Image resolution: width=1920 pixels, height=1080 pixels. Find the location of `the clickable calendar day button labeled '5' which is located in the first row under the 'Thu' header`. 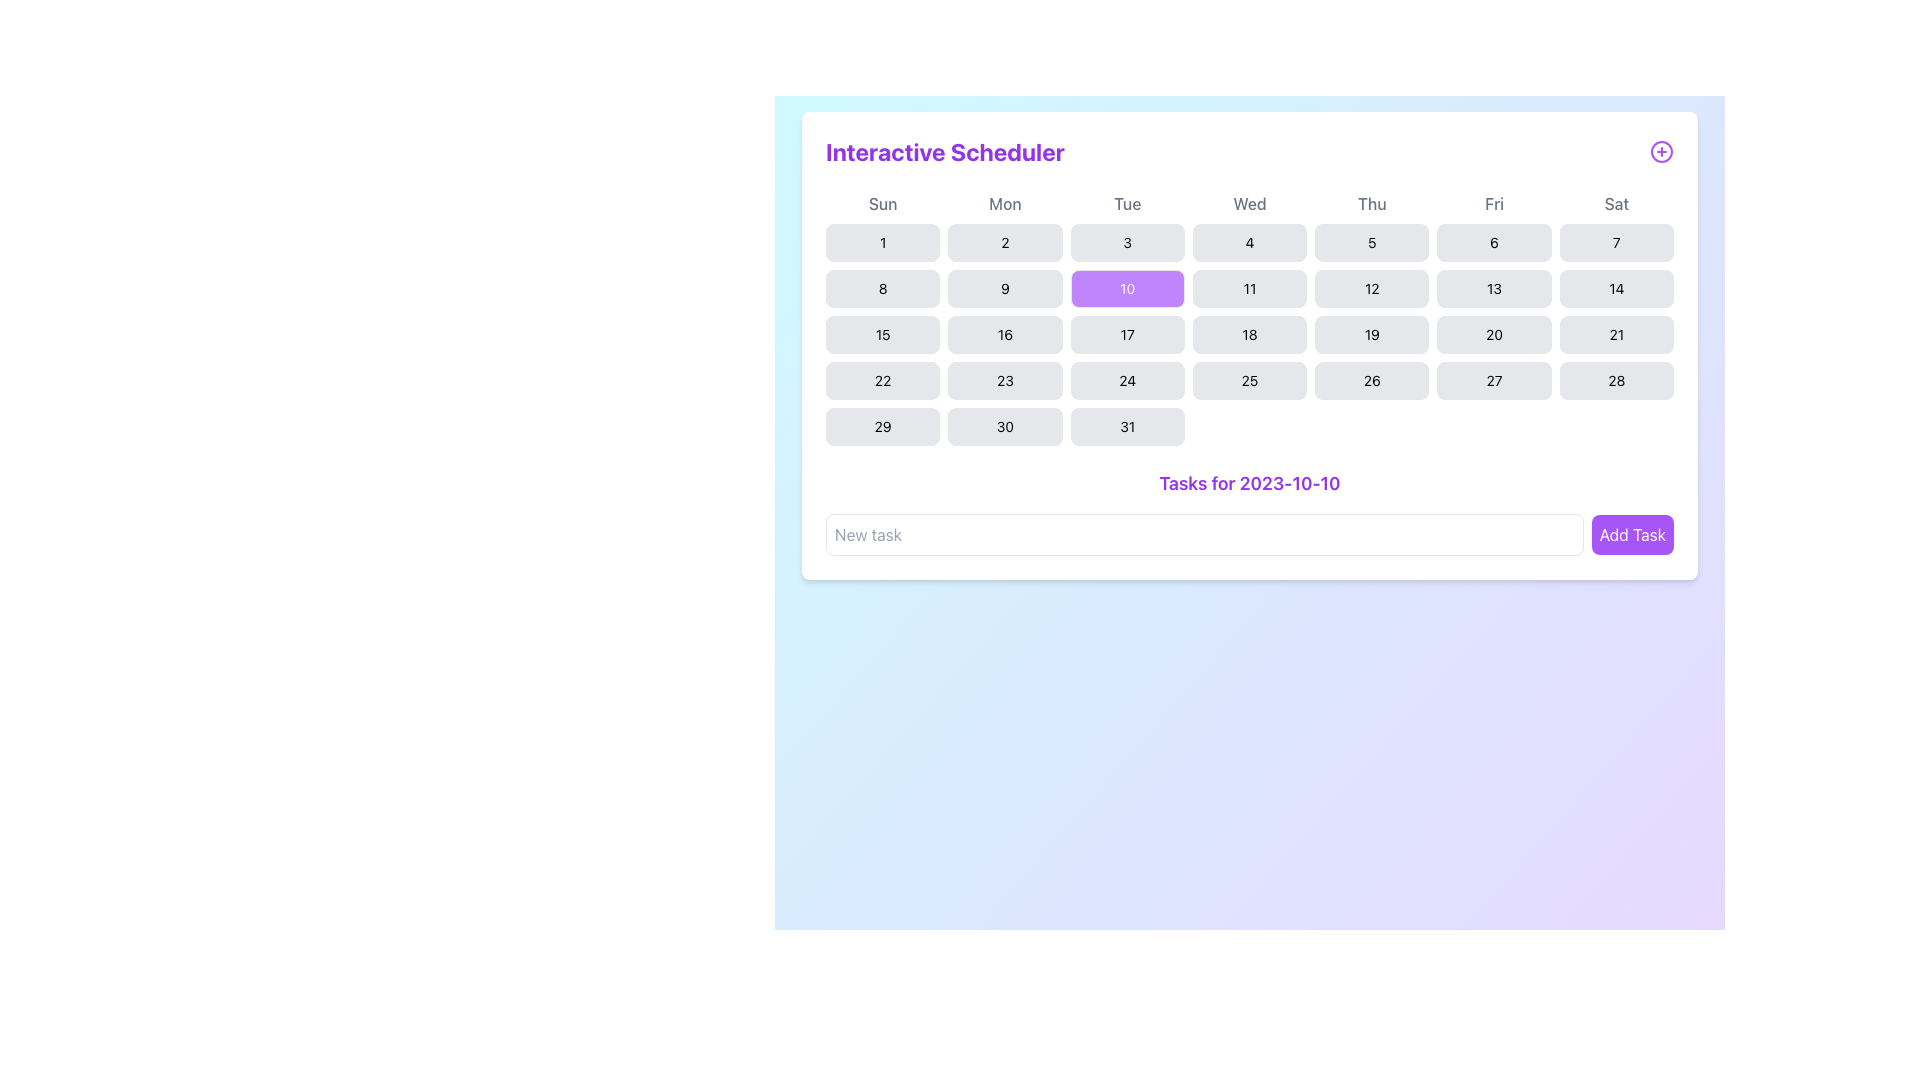

the clickable calendar day button labeled '5' which is located in the first row under the 'Thu' header is located at coordinates (1371, 242).